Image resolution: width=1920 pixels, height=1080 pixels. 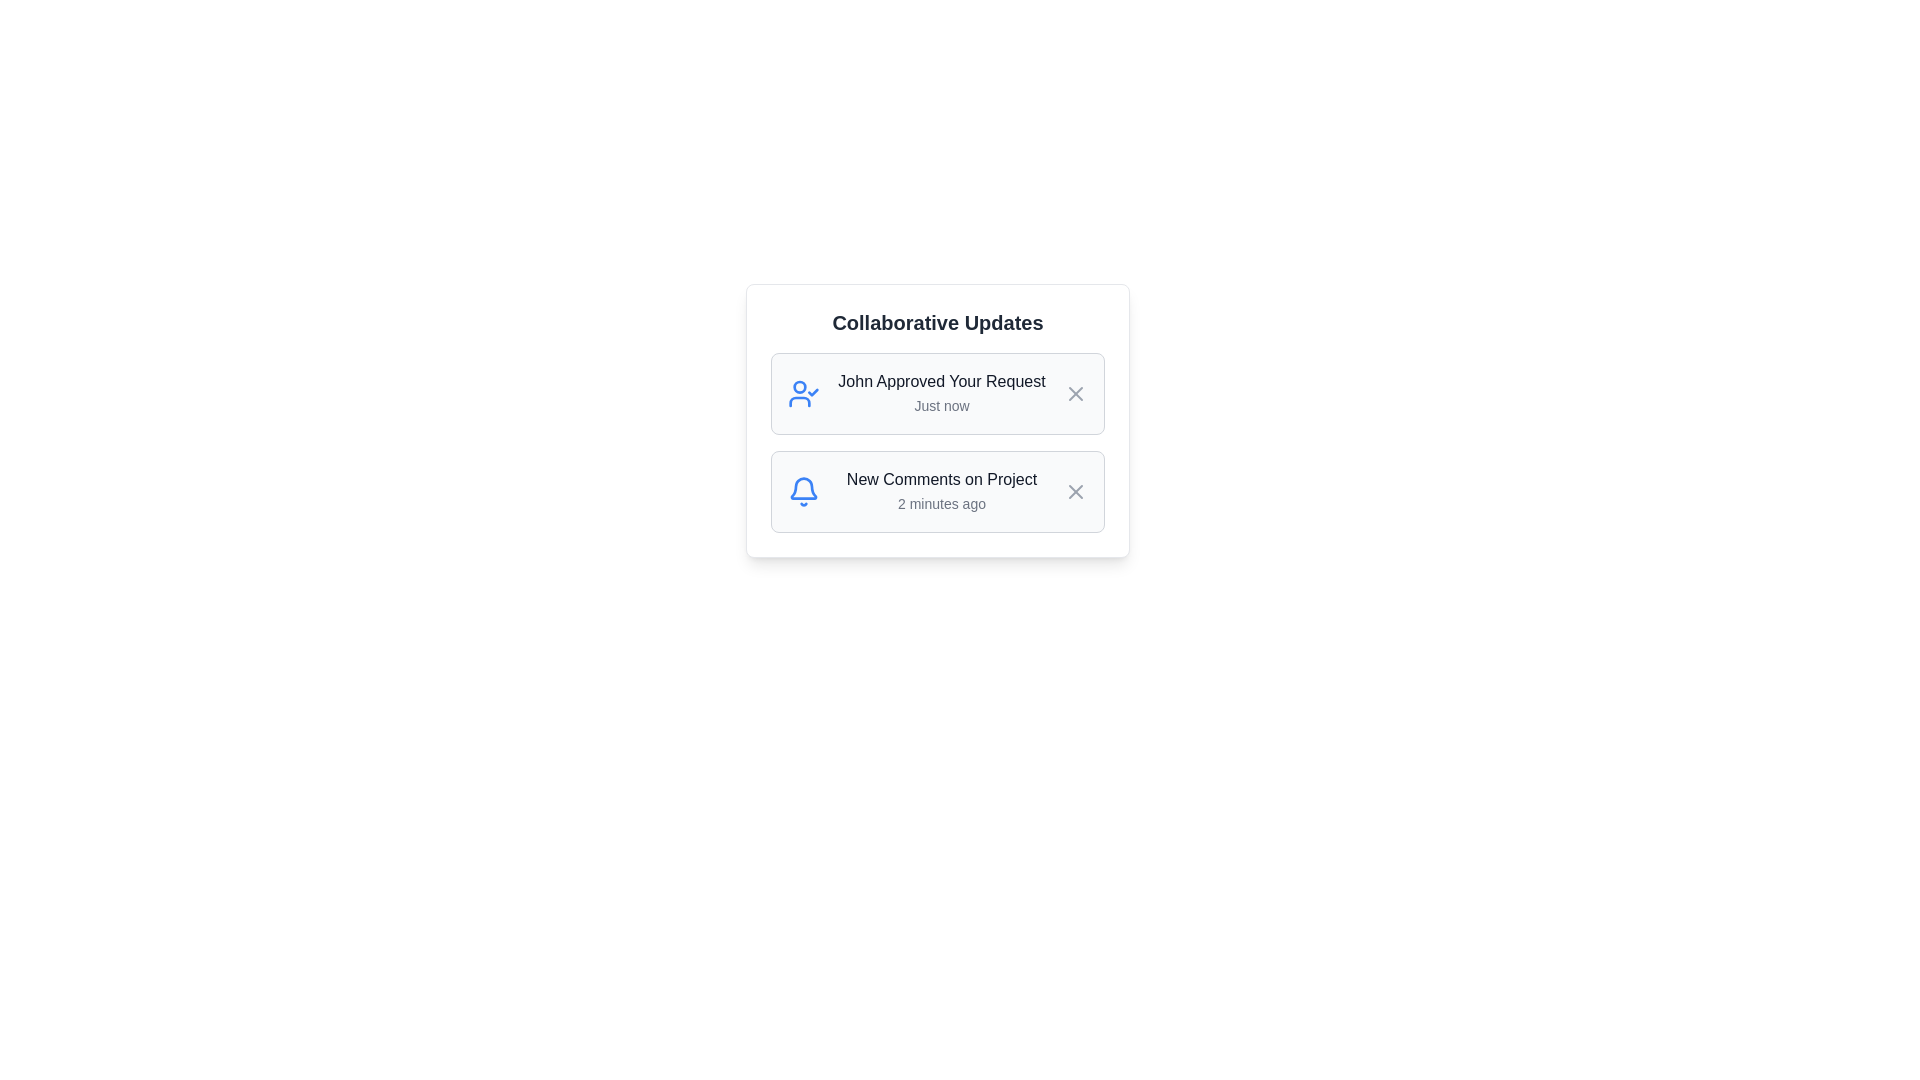 What do you see at coordinates (804, 393) in the screenshot?
I see `the user icon with a checkmark located within the notification card, positioned to the left of the text 'John Approved Your Request'` at bounding box center [804, 393].